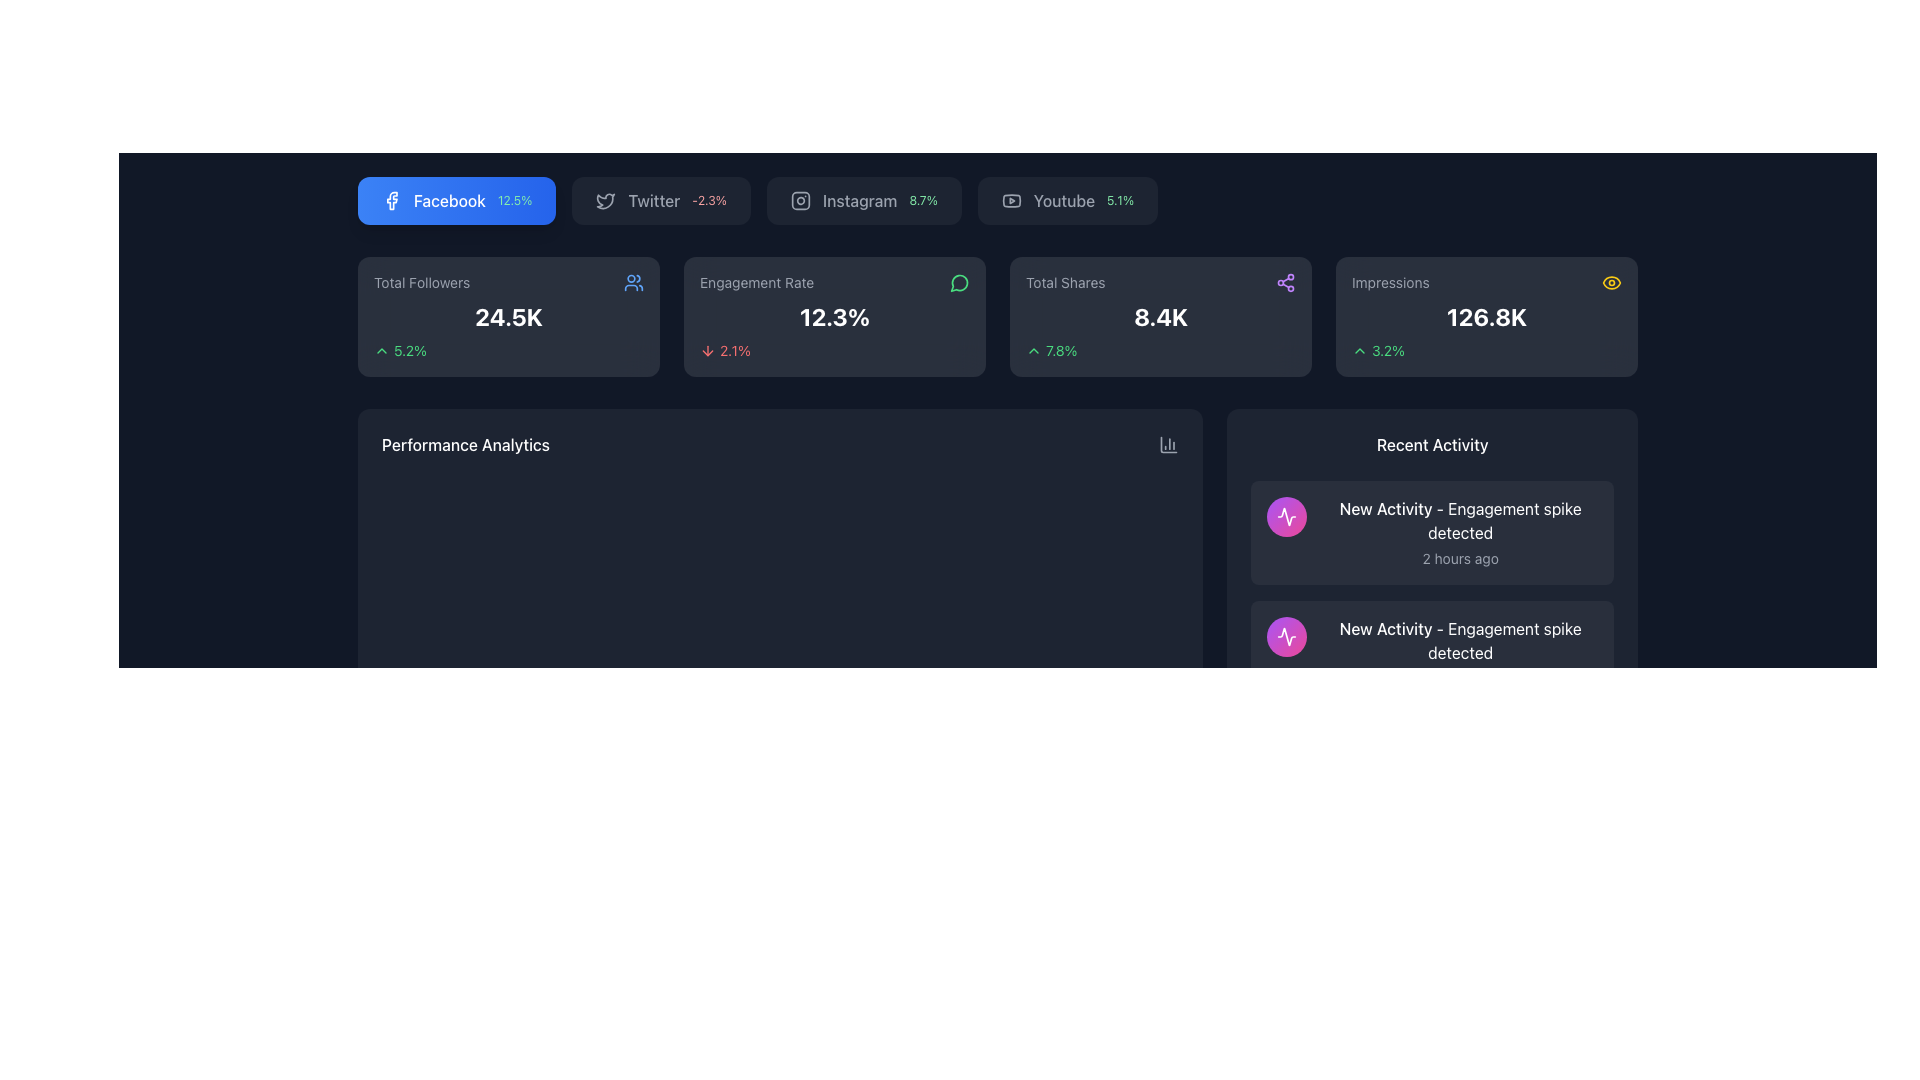 The width and height of the screenshot is (1920, 1080). I want to click on the Statistical text display that shows the Engagement Rate metric, located within the card labeled 'Engagement Rate' at the center of the card, so click(835, 315).